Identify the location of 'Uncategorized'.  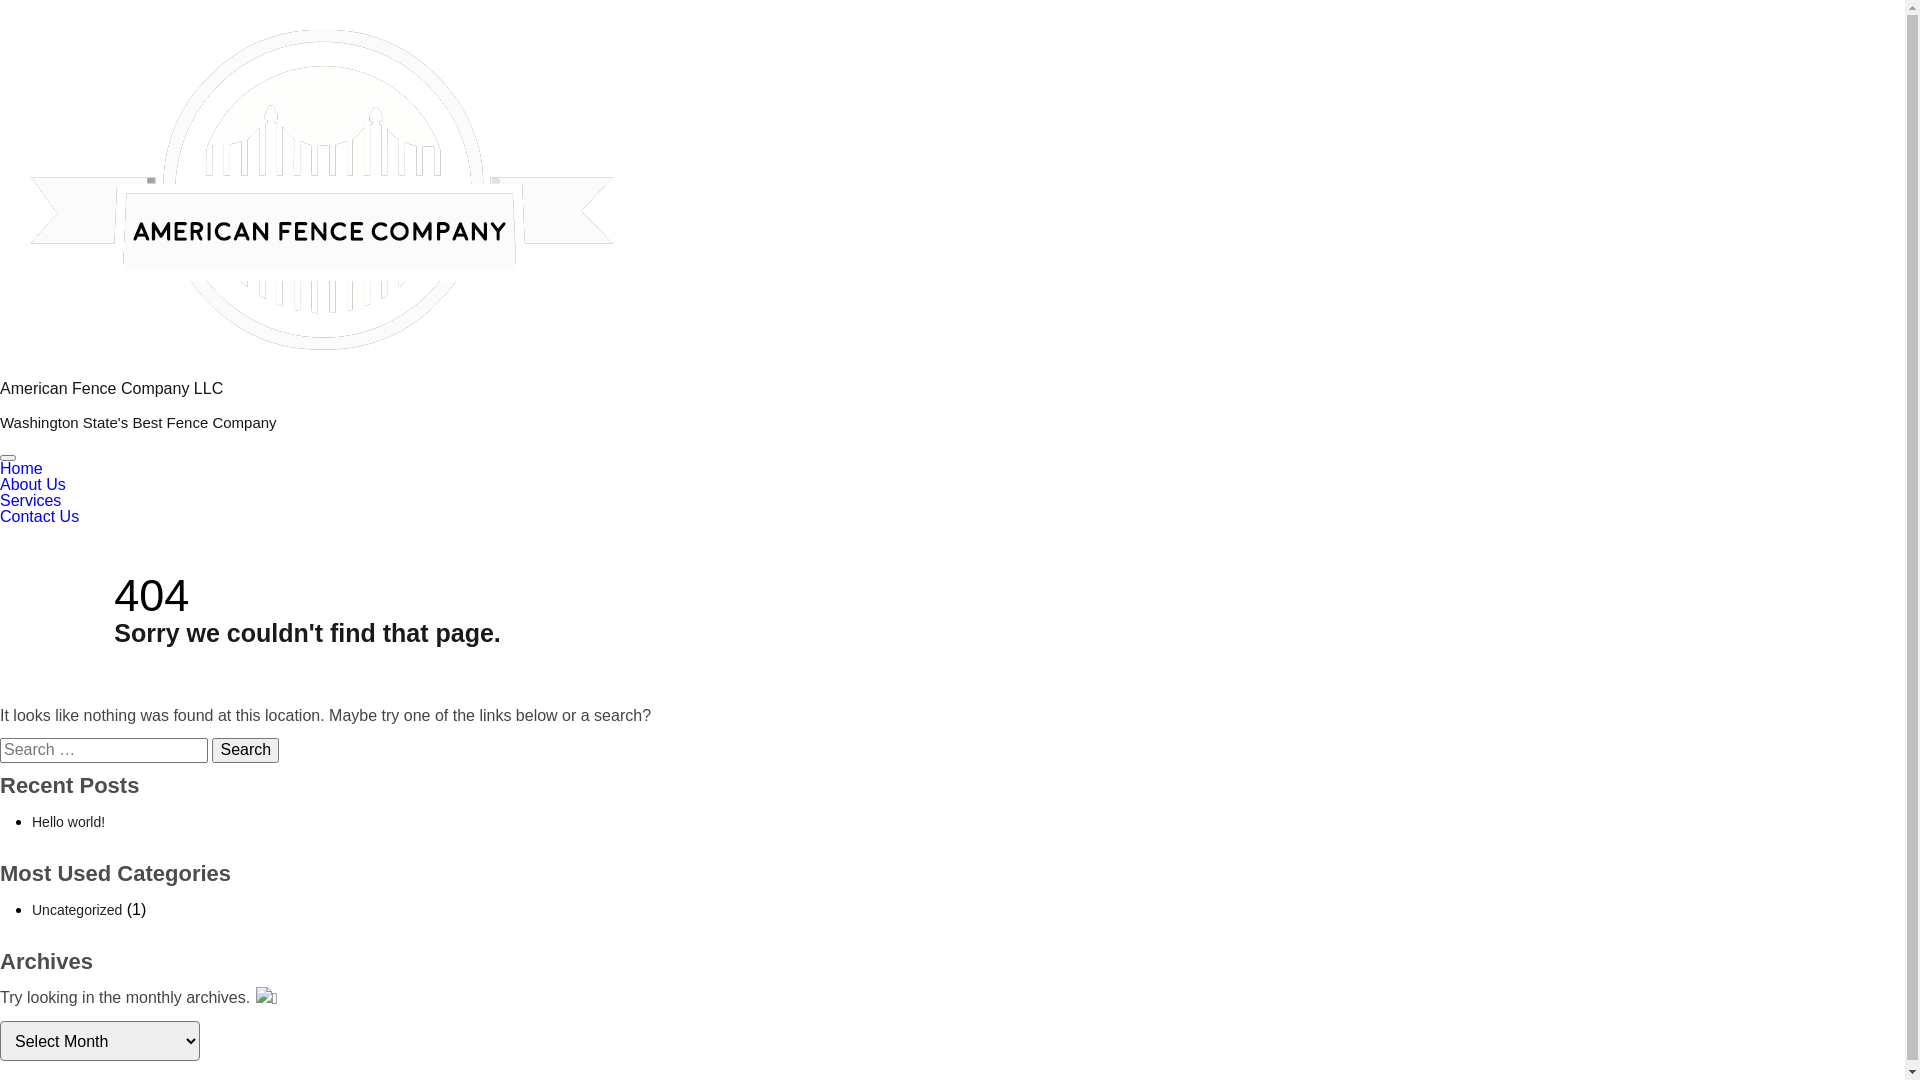
(32, 910).